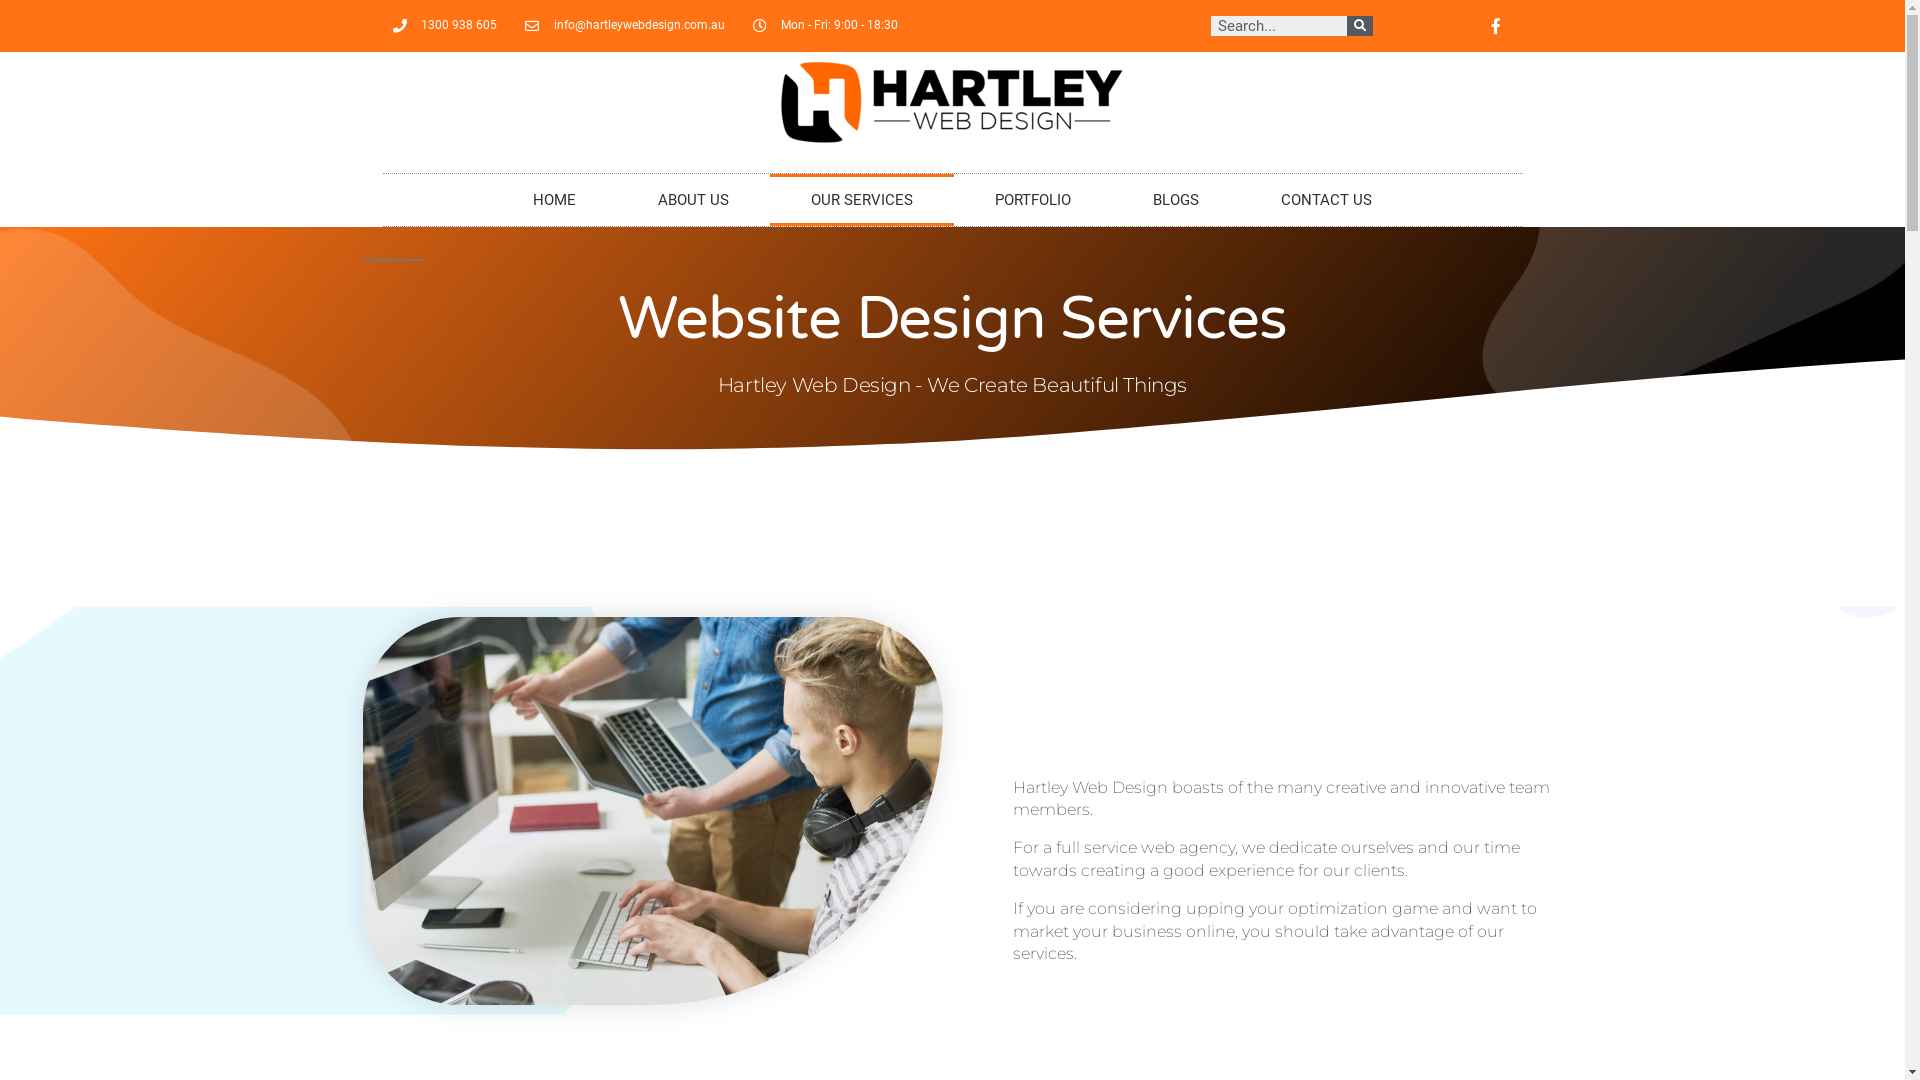  What do you see at coordinates (862, 200) in the screenshot?
I see `'OUR SERVICES'` at bounding box center [862, 200].